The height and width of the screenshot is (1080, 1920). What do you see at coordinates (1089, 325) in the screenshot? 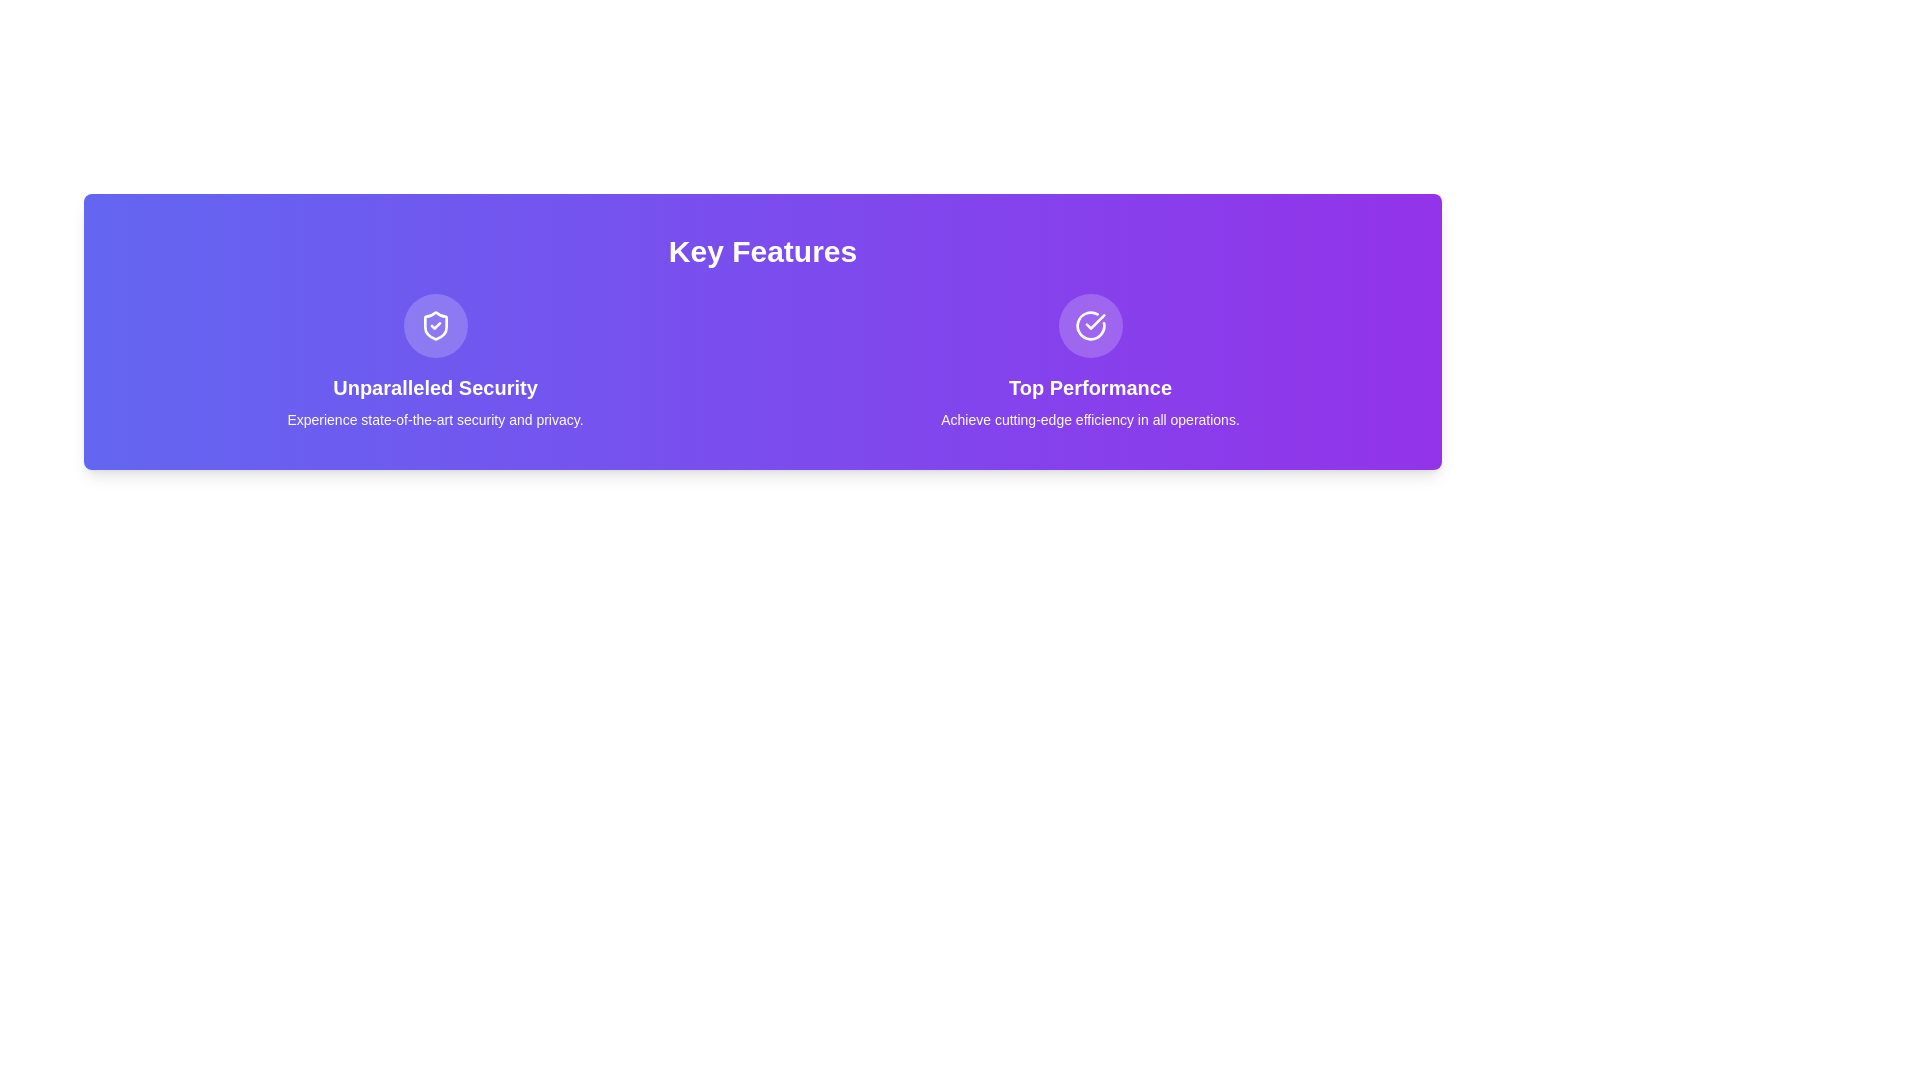
I see `the circular icon with a white checkmark inside, which is centrally located within the purple section above the 'Top Performance' title and description` at bounding box center [1089, 325].